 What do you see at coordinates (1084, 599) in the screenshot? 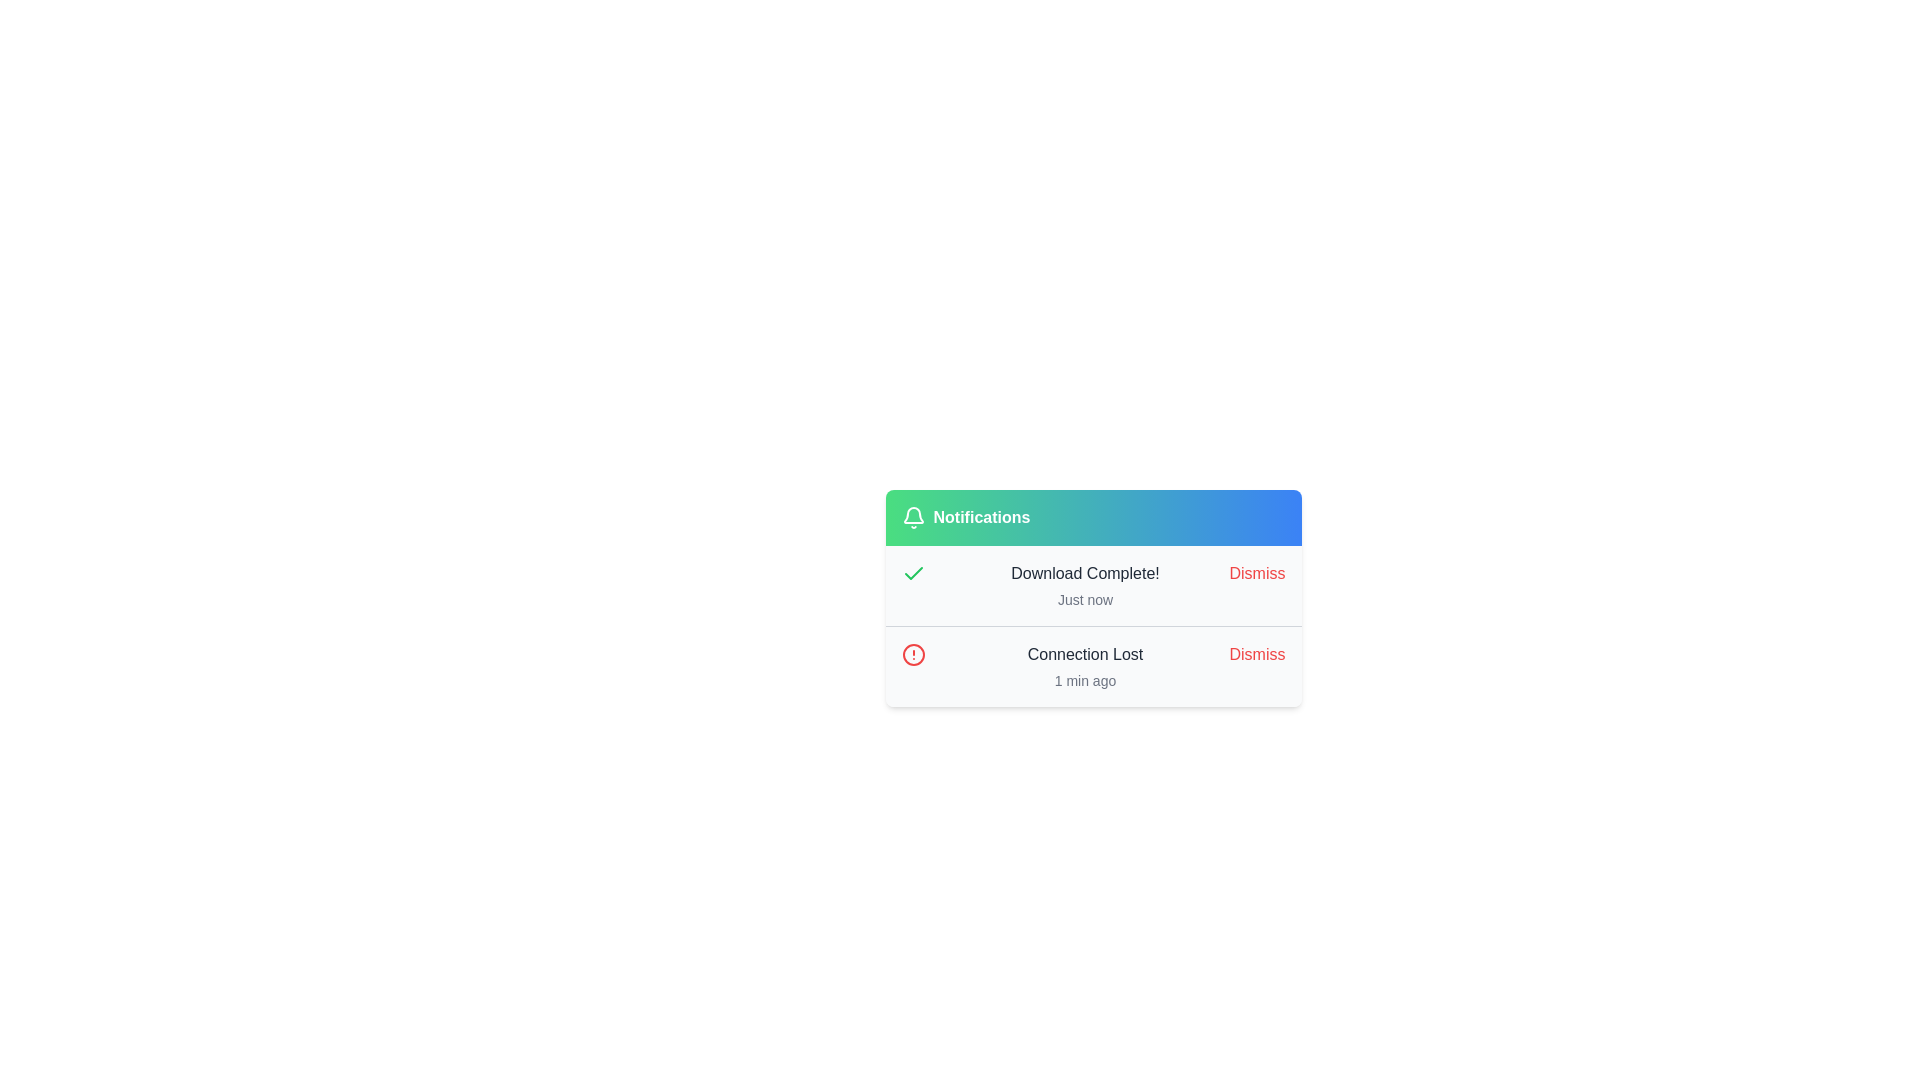
I see `the text label displaying 'Just now', which is a smaller gray timestamp located beneath the 'Download Complete!' notification title` at bounding box center [1084, 599].